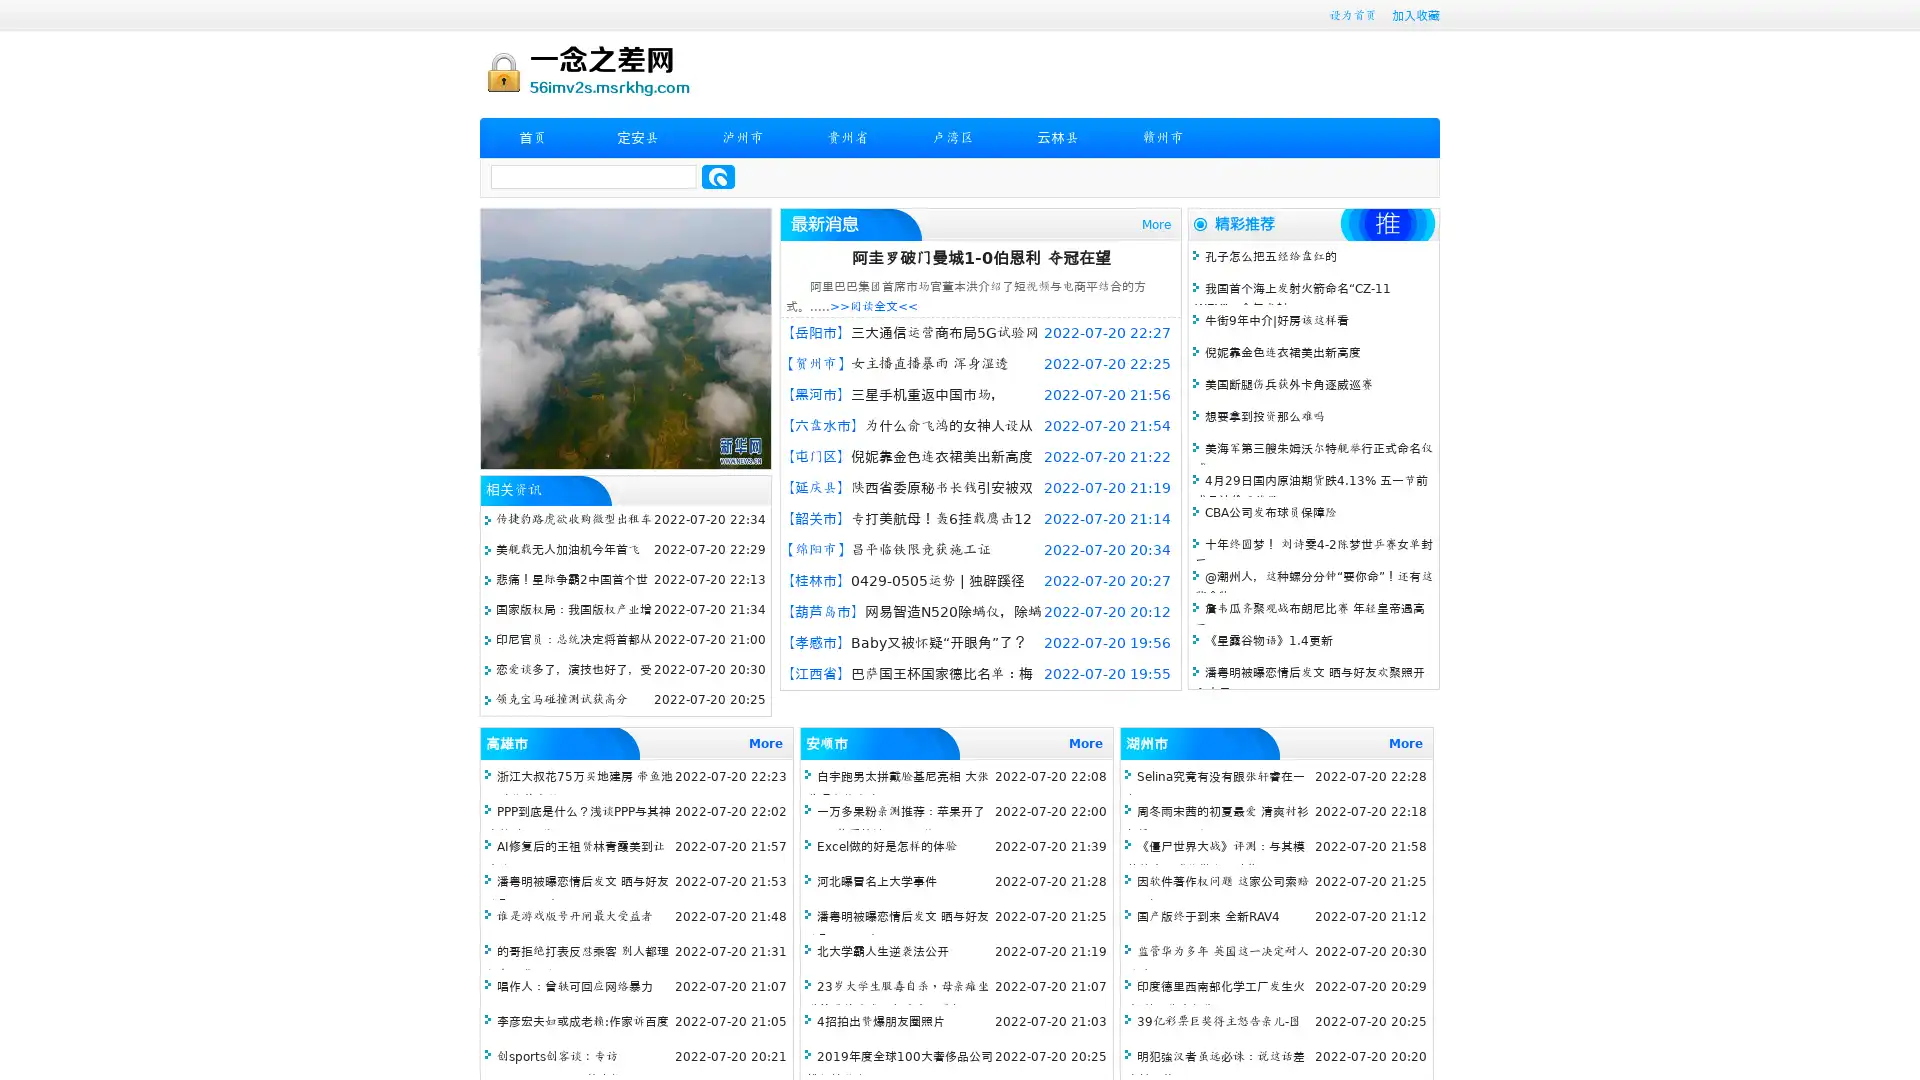  I want to click on Search, so click(718, 176).